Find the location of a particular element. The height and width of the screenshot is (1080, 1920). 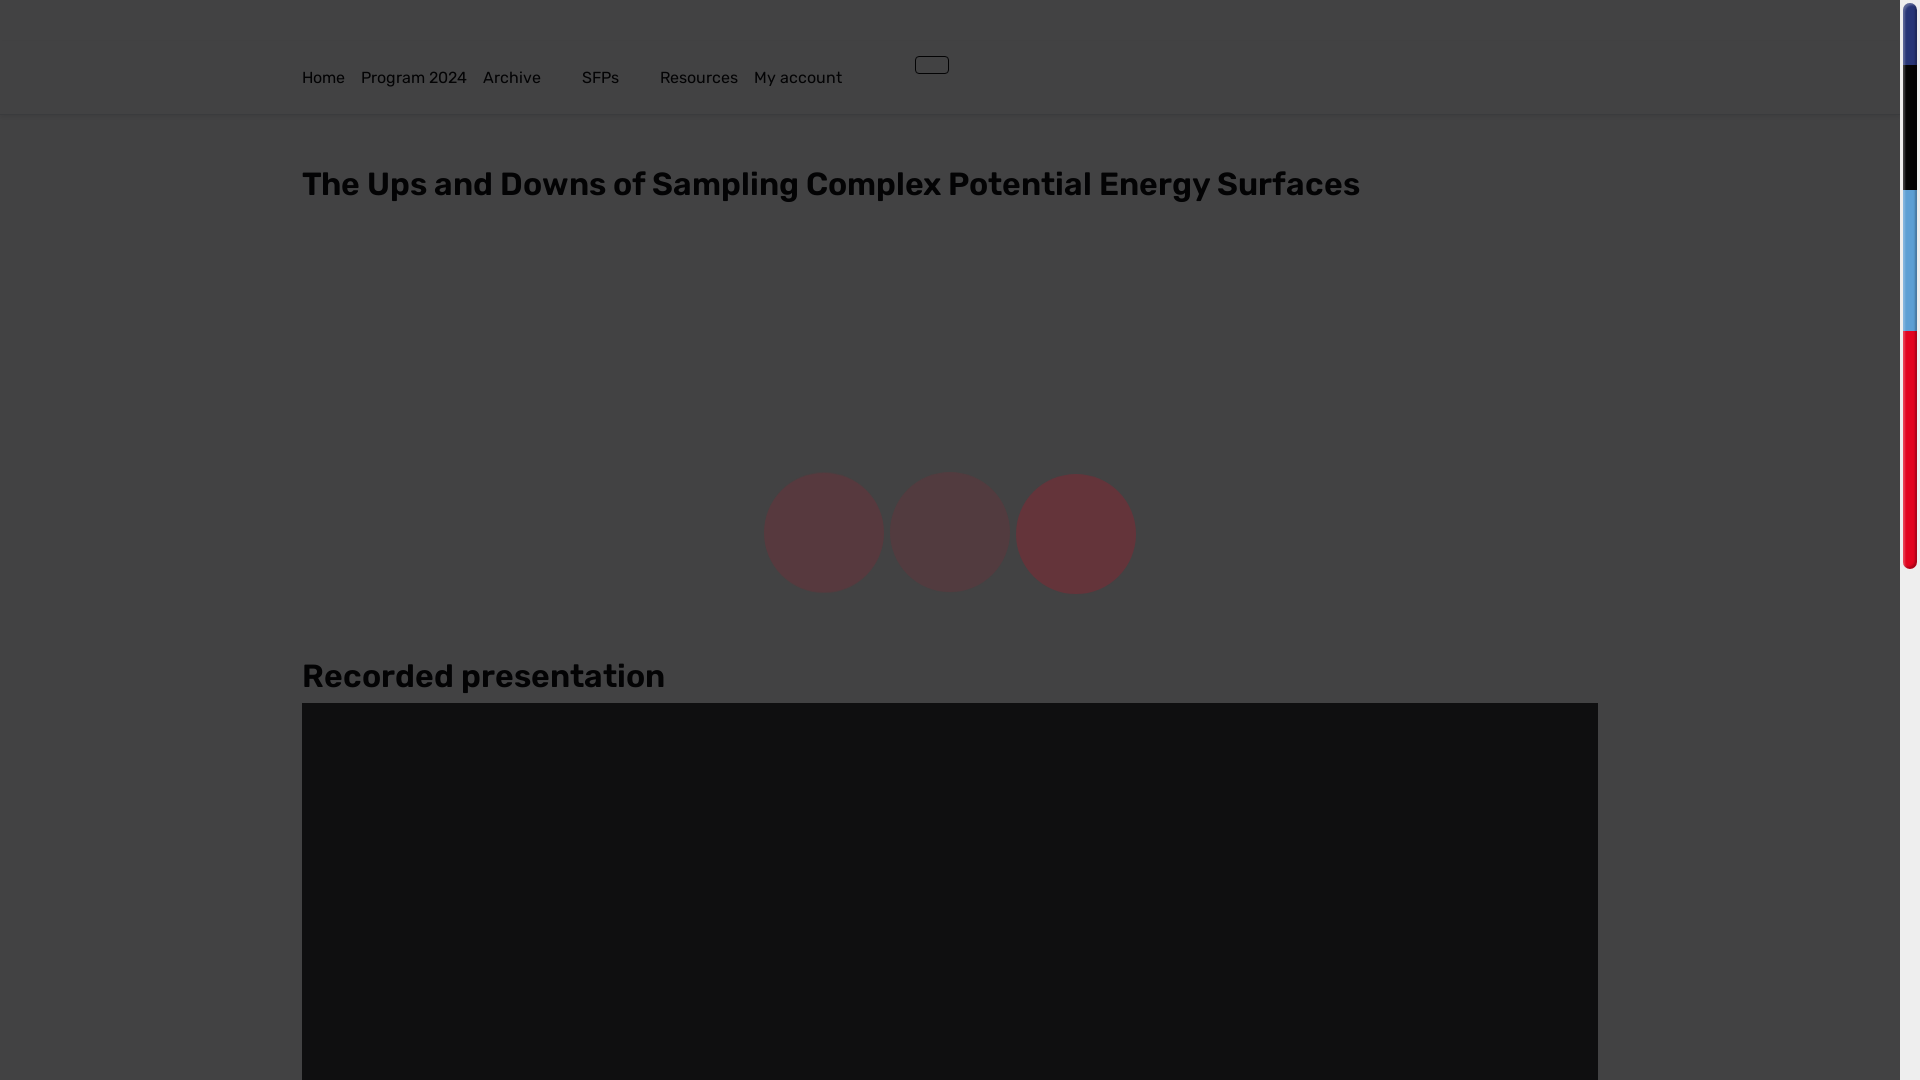

'Search' is located at coordinates (906, 63).